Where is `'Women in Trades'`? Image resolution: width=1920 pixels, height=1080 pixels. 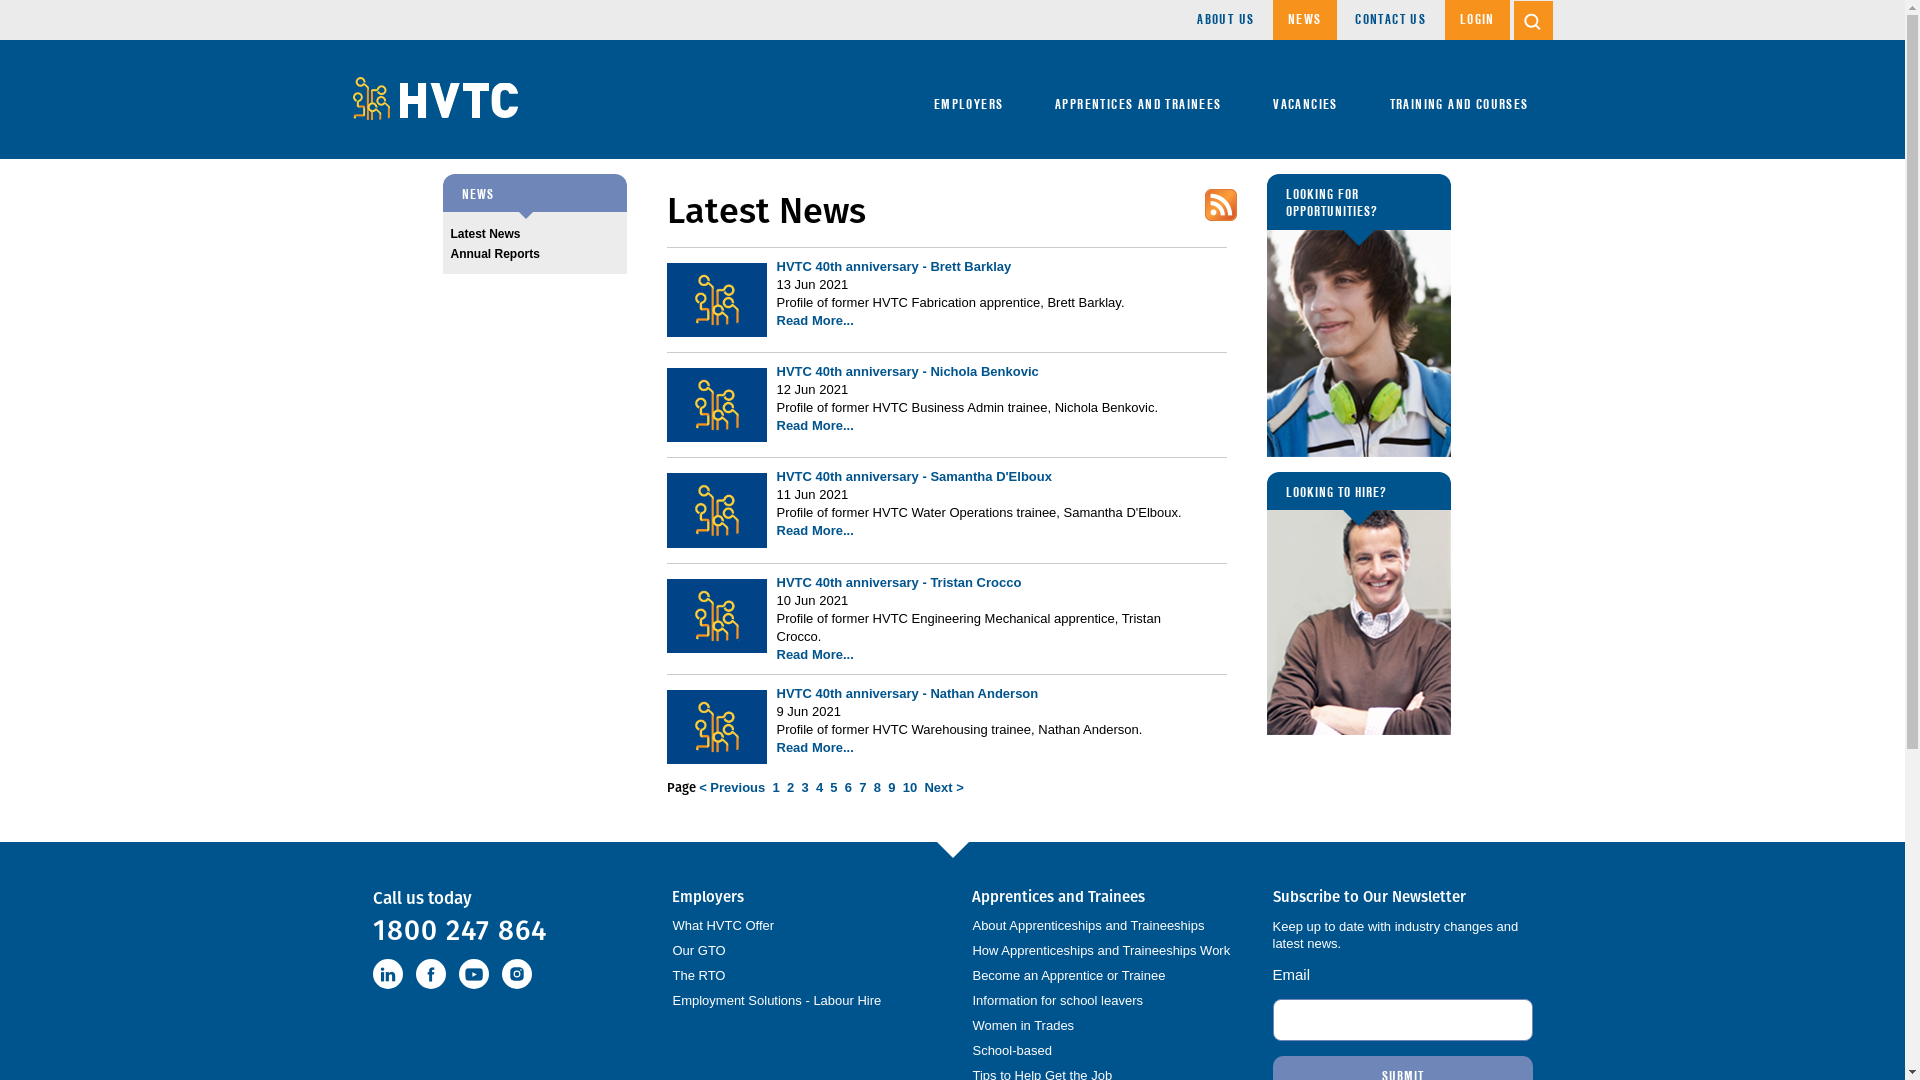
'Women in Trades' is located at coordinates (1022, 1025).